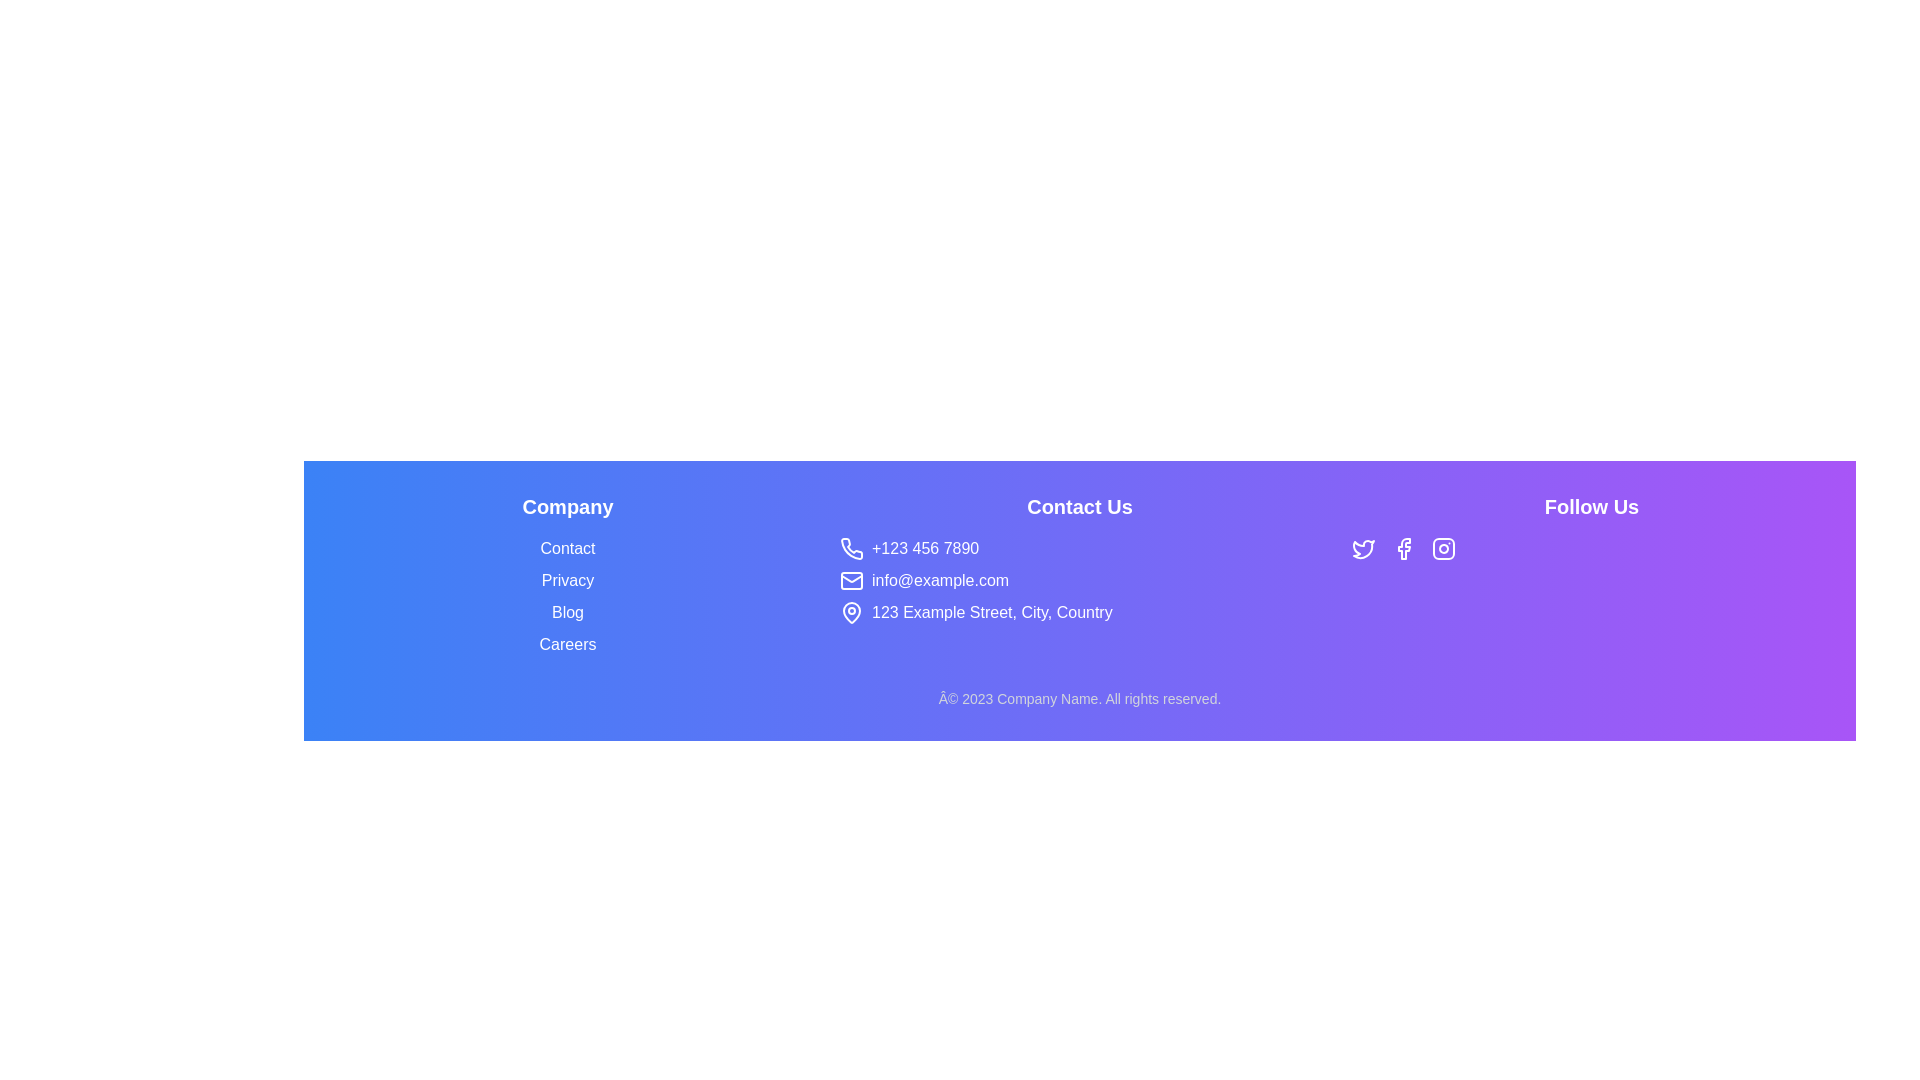  What do you see at coordinates (992, 612) in the screenshot?
I see `the address text '123 Example Street, City, Country' located in the blue-to-purple gradient footer section under the 'Contact Us' heading` at bounding box center [992, 612].